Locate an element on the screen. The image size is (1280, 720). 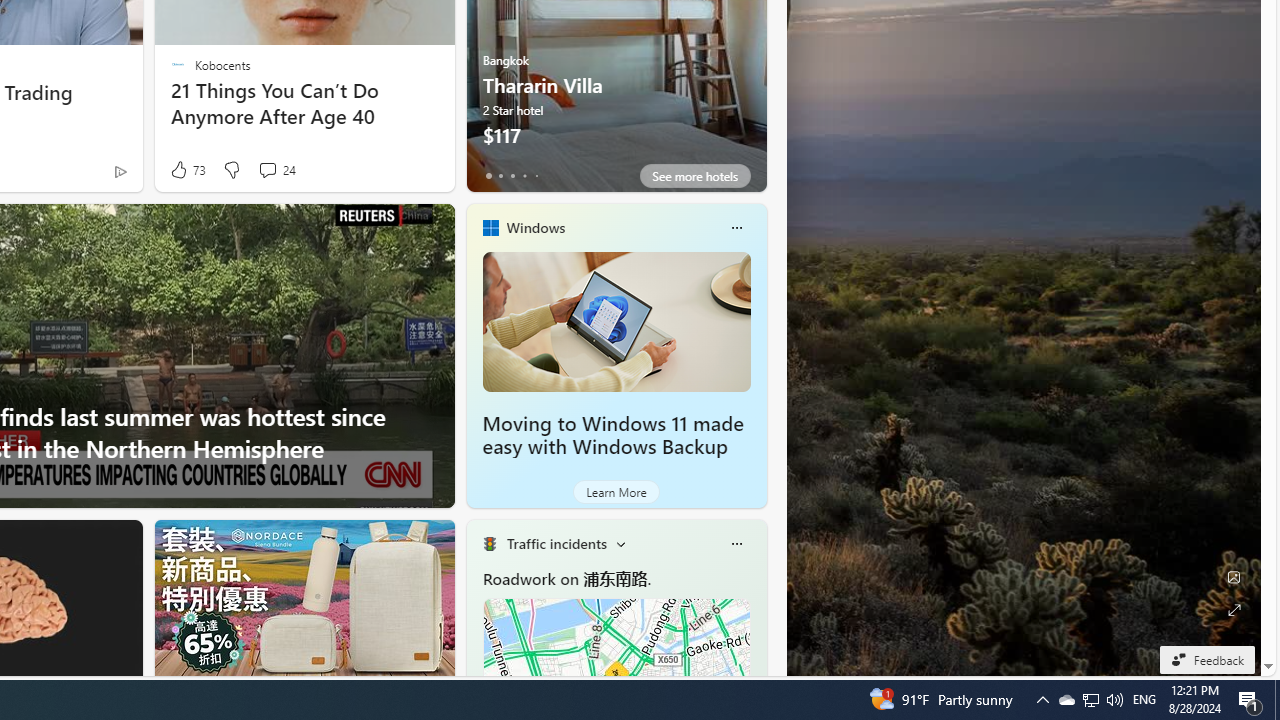
'Traffic incidents' is located at coordinates (556, 543).